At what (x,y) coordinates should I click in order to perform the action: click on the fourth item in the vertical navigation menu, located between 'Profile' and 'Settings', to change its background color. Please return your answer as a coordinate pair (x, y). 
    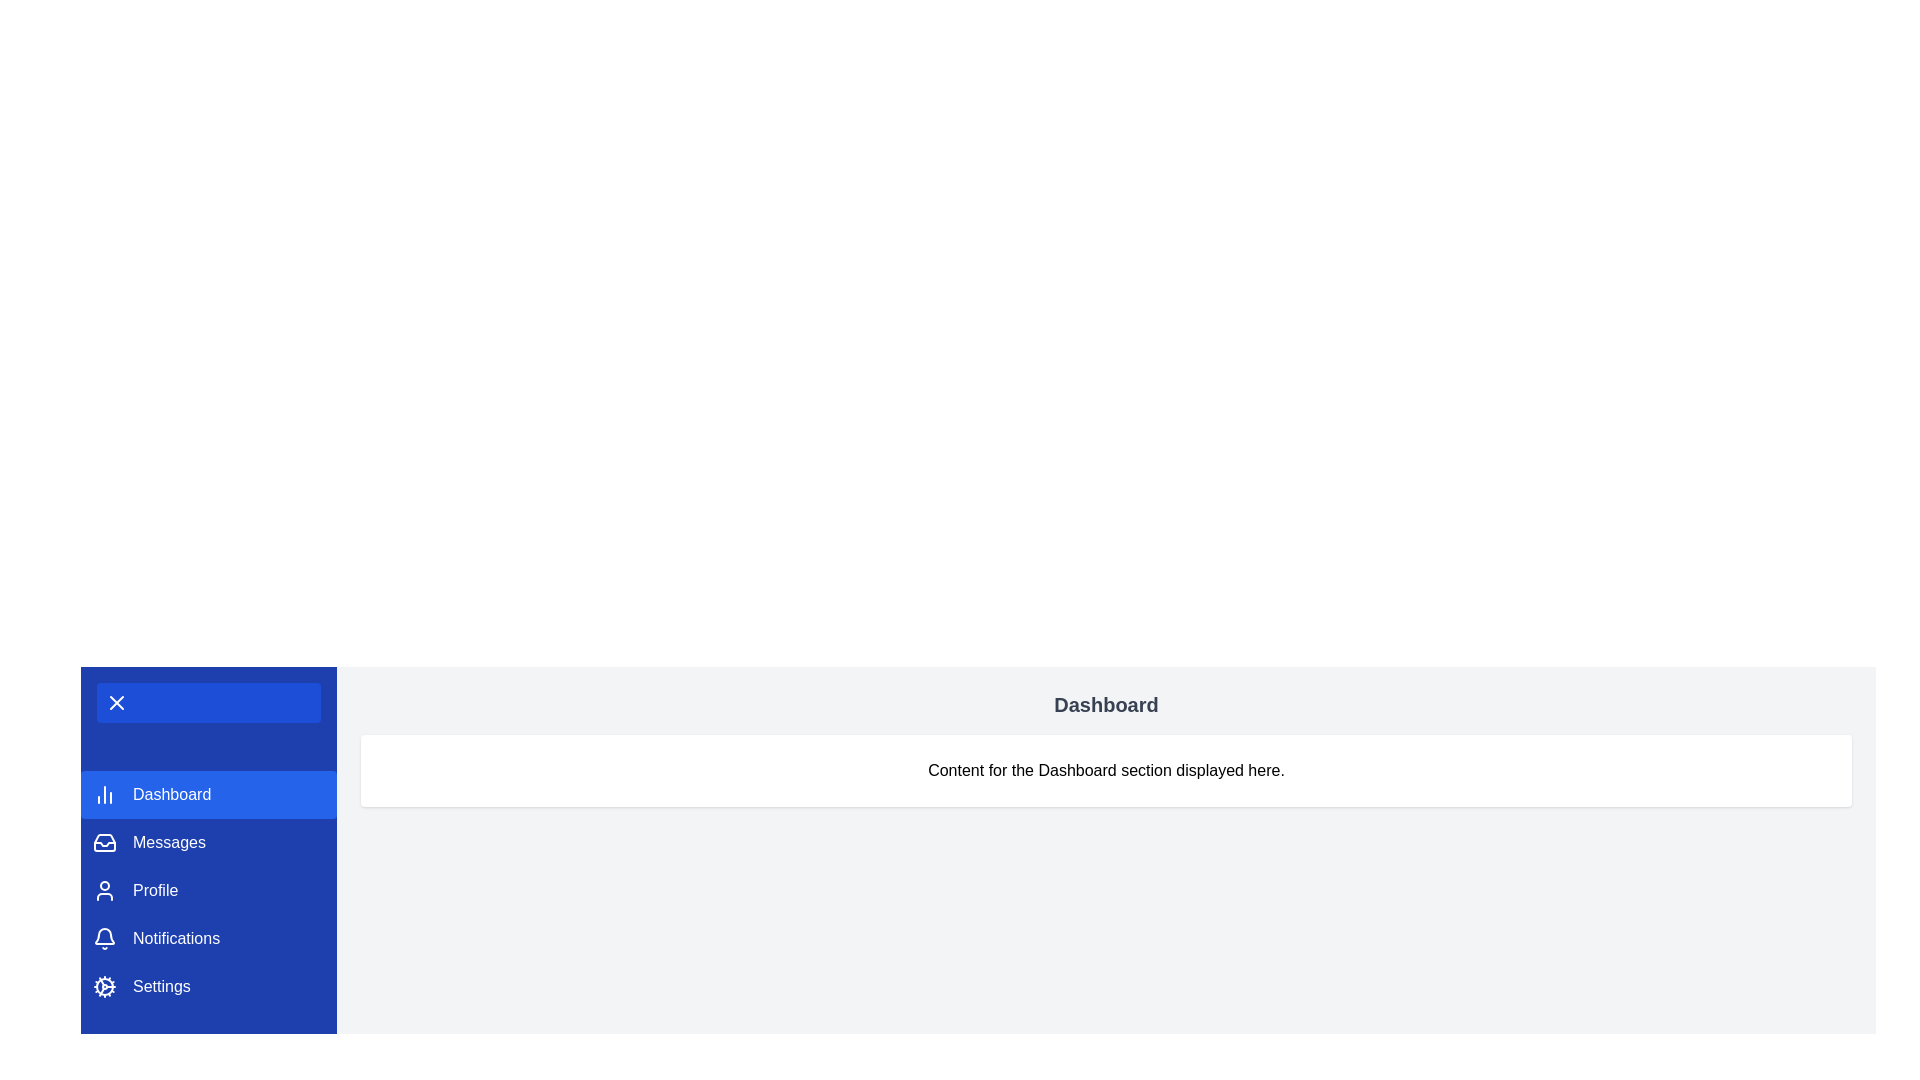
    Looking at the image, I should click on (209, 938).